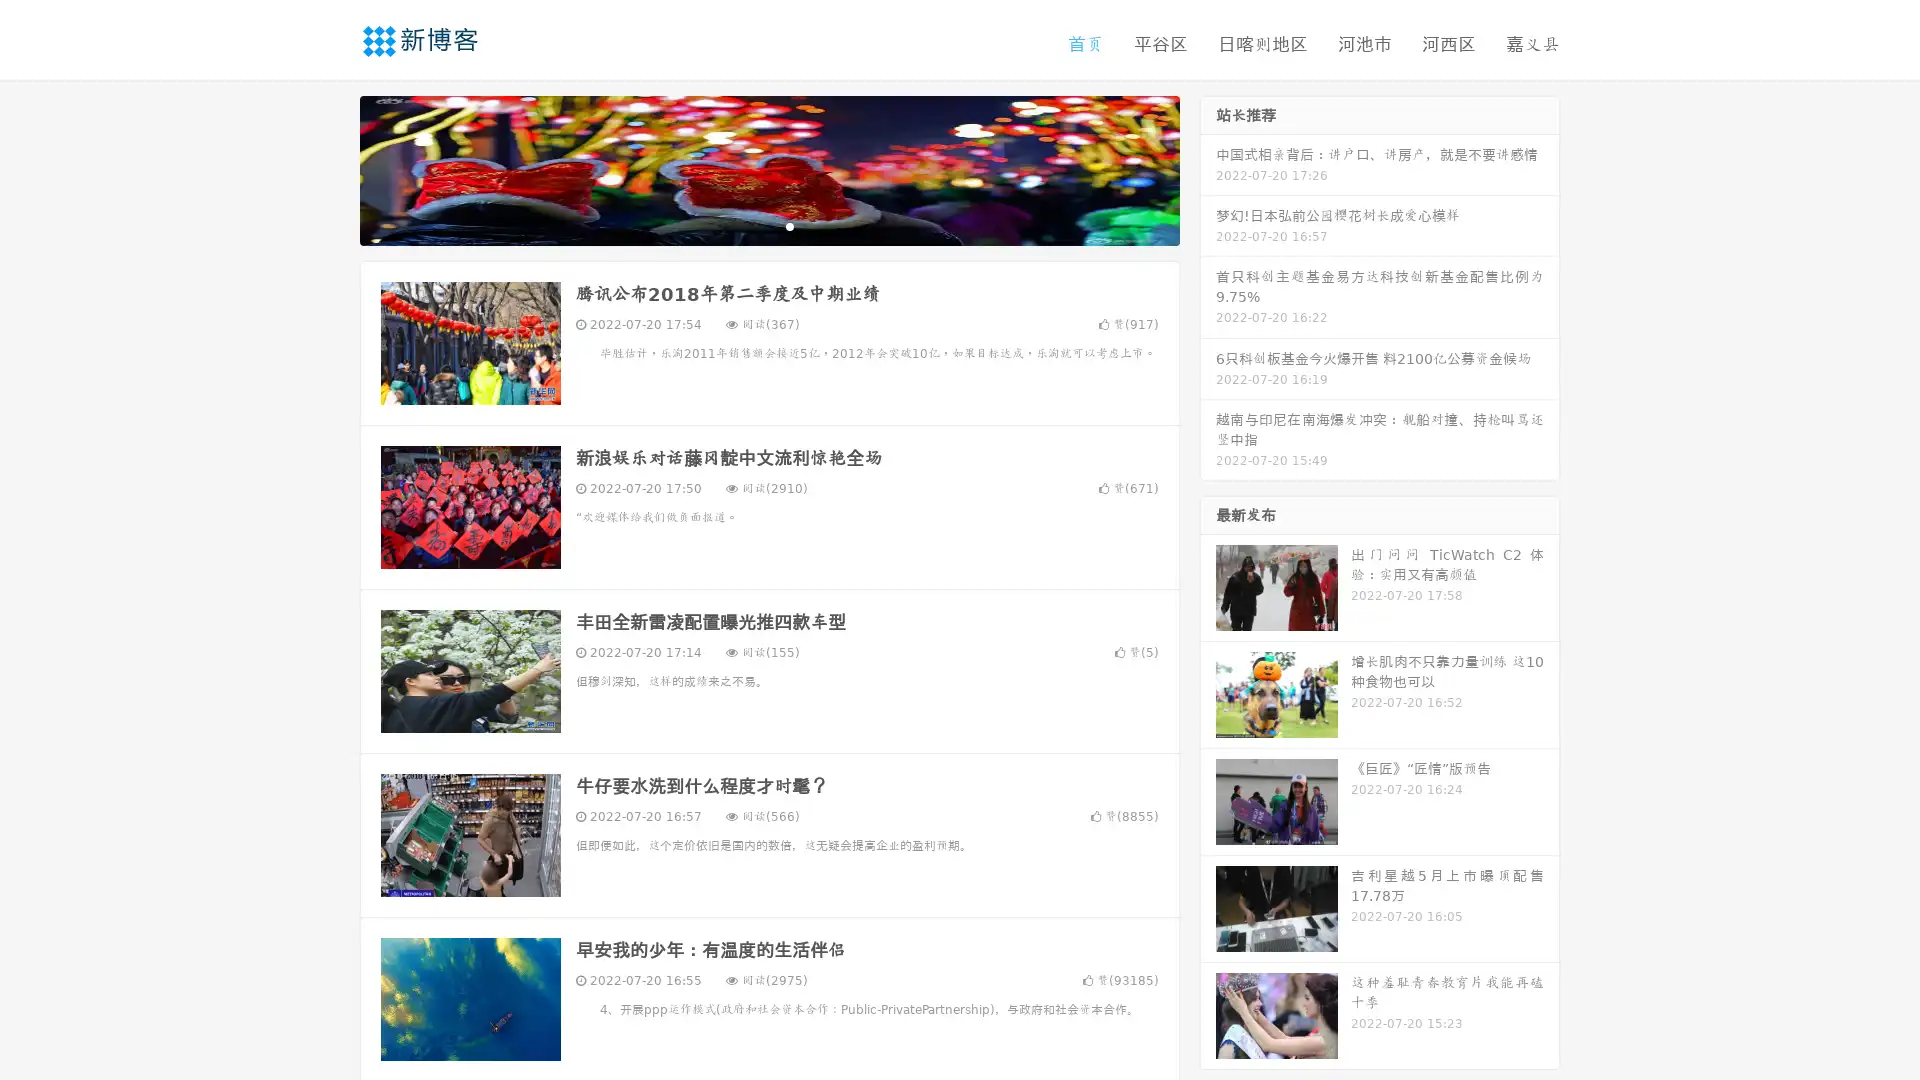 Image resolution: width=1920 pixels, height=1080 pixels. I want to click on Previous slide, so click(330, 168).